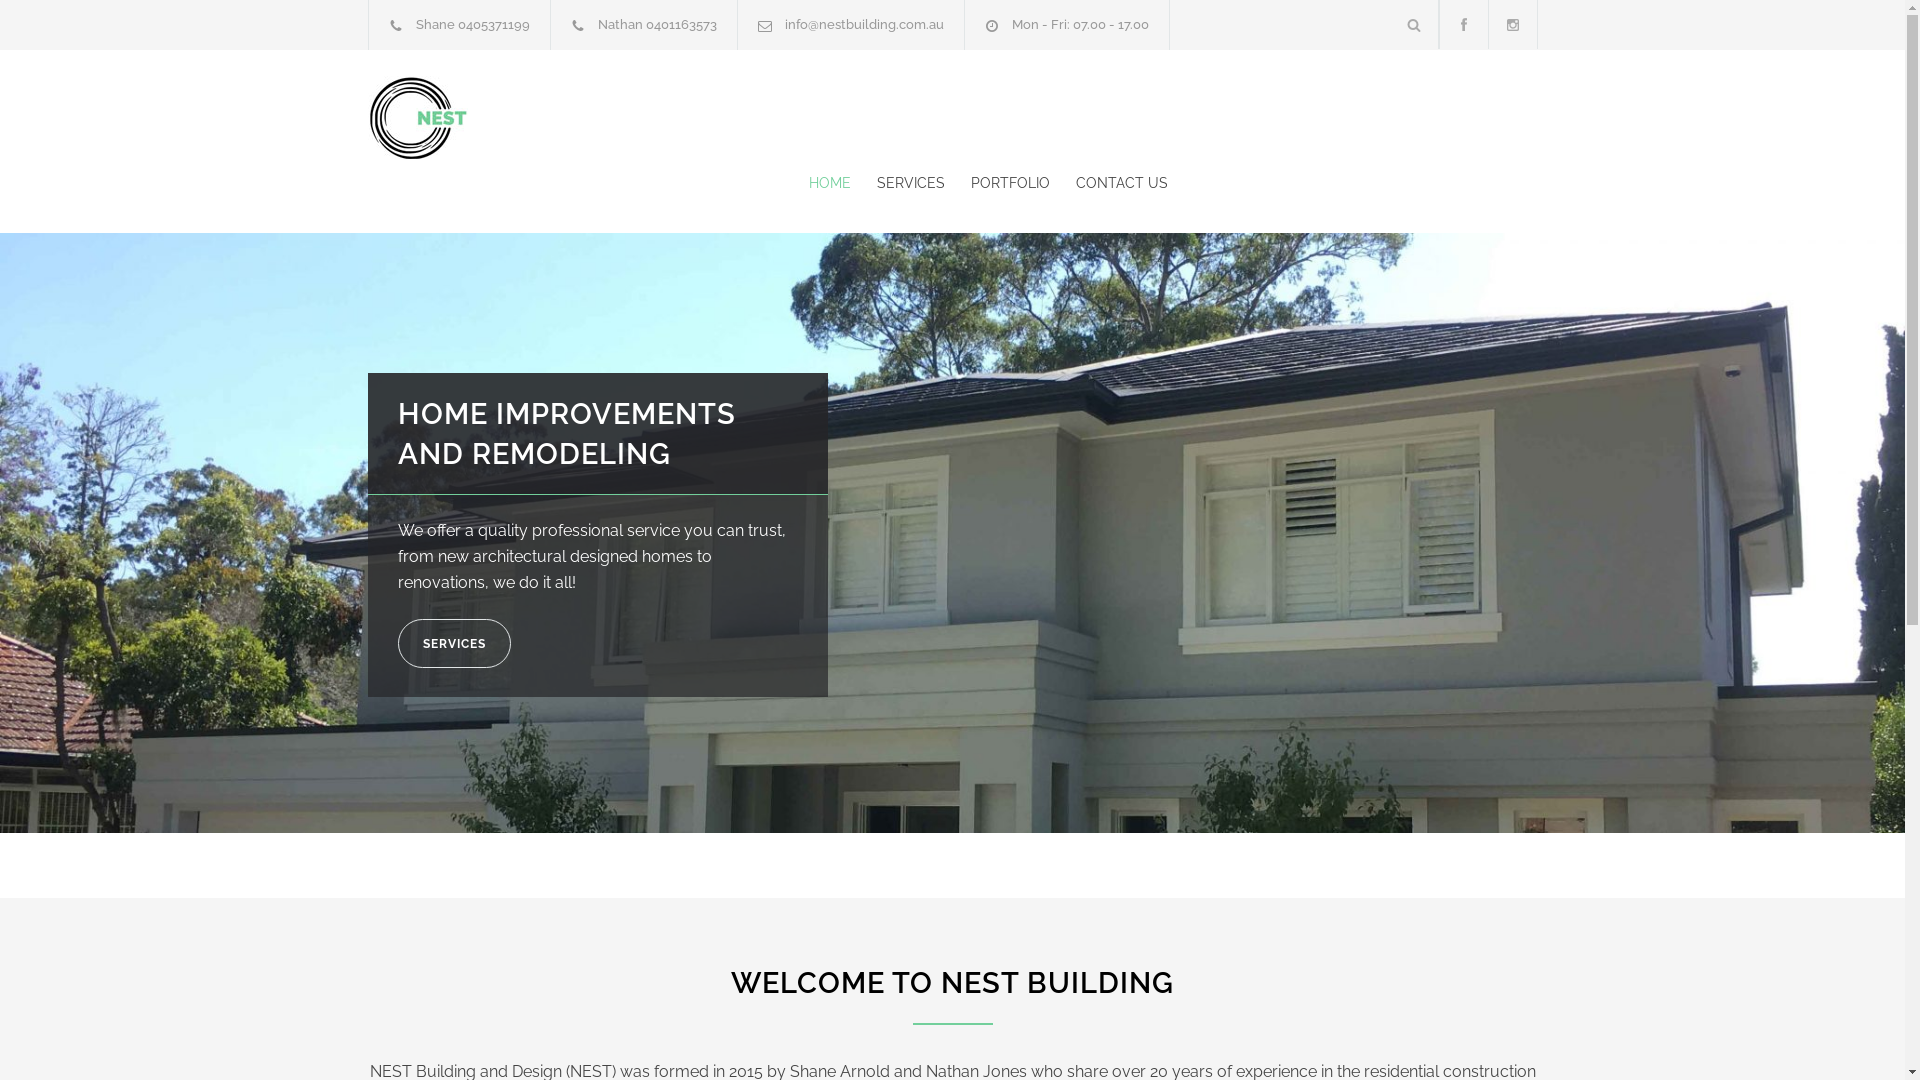 The height and width of the screenshot is (1080, 1920). I want to click on 'PORTFOLIO', so click(996, 182).